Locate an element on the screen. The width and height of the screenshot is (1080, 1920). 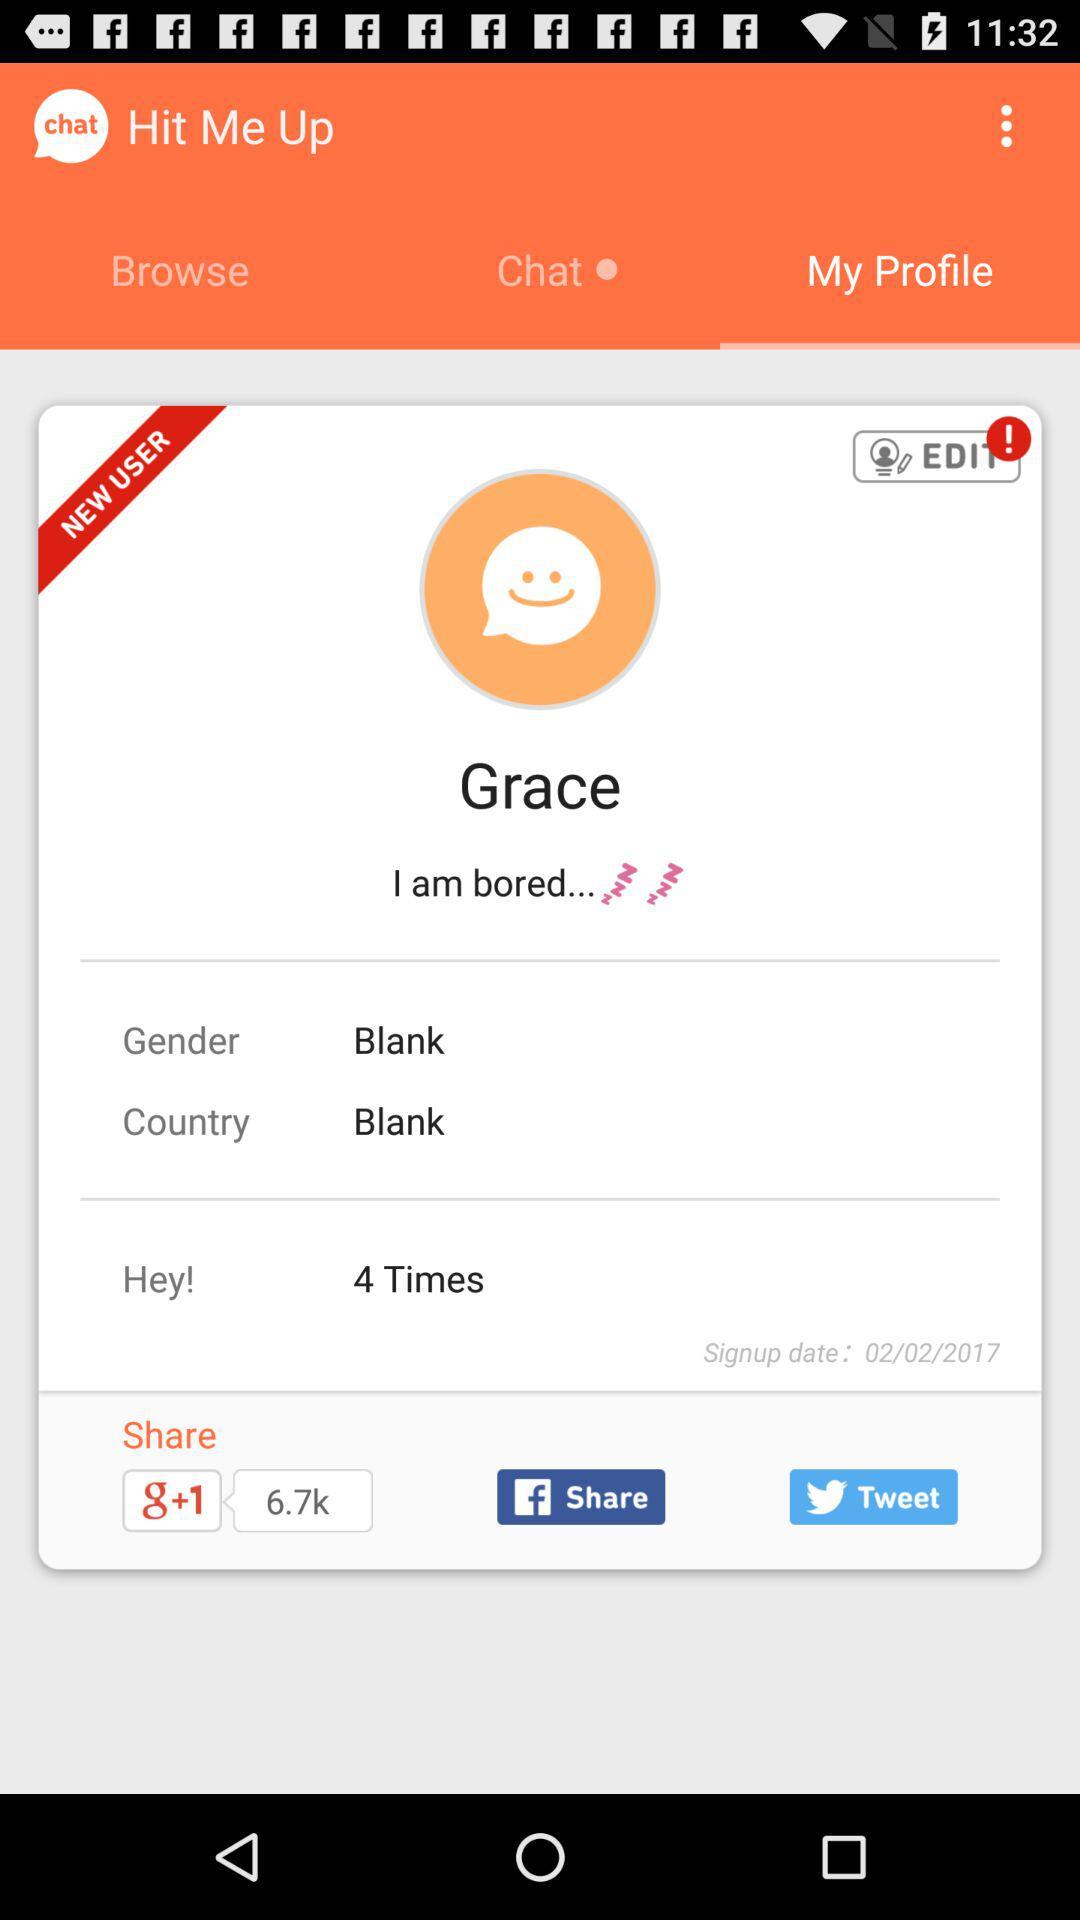
icon to the left of chat is located at coordinates (180, 268).